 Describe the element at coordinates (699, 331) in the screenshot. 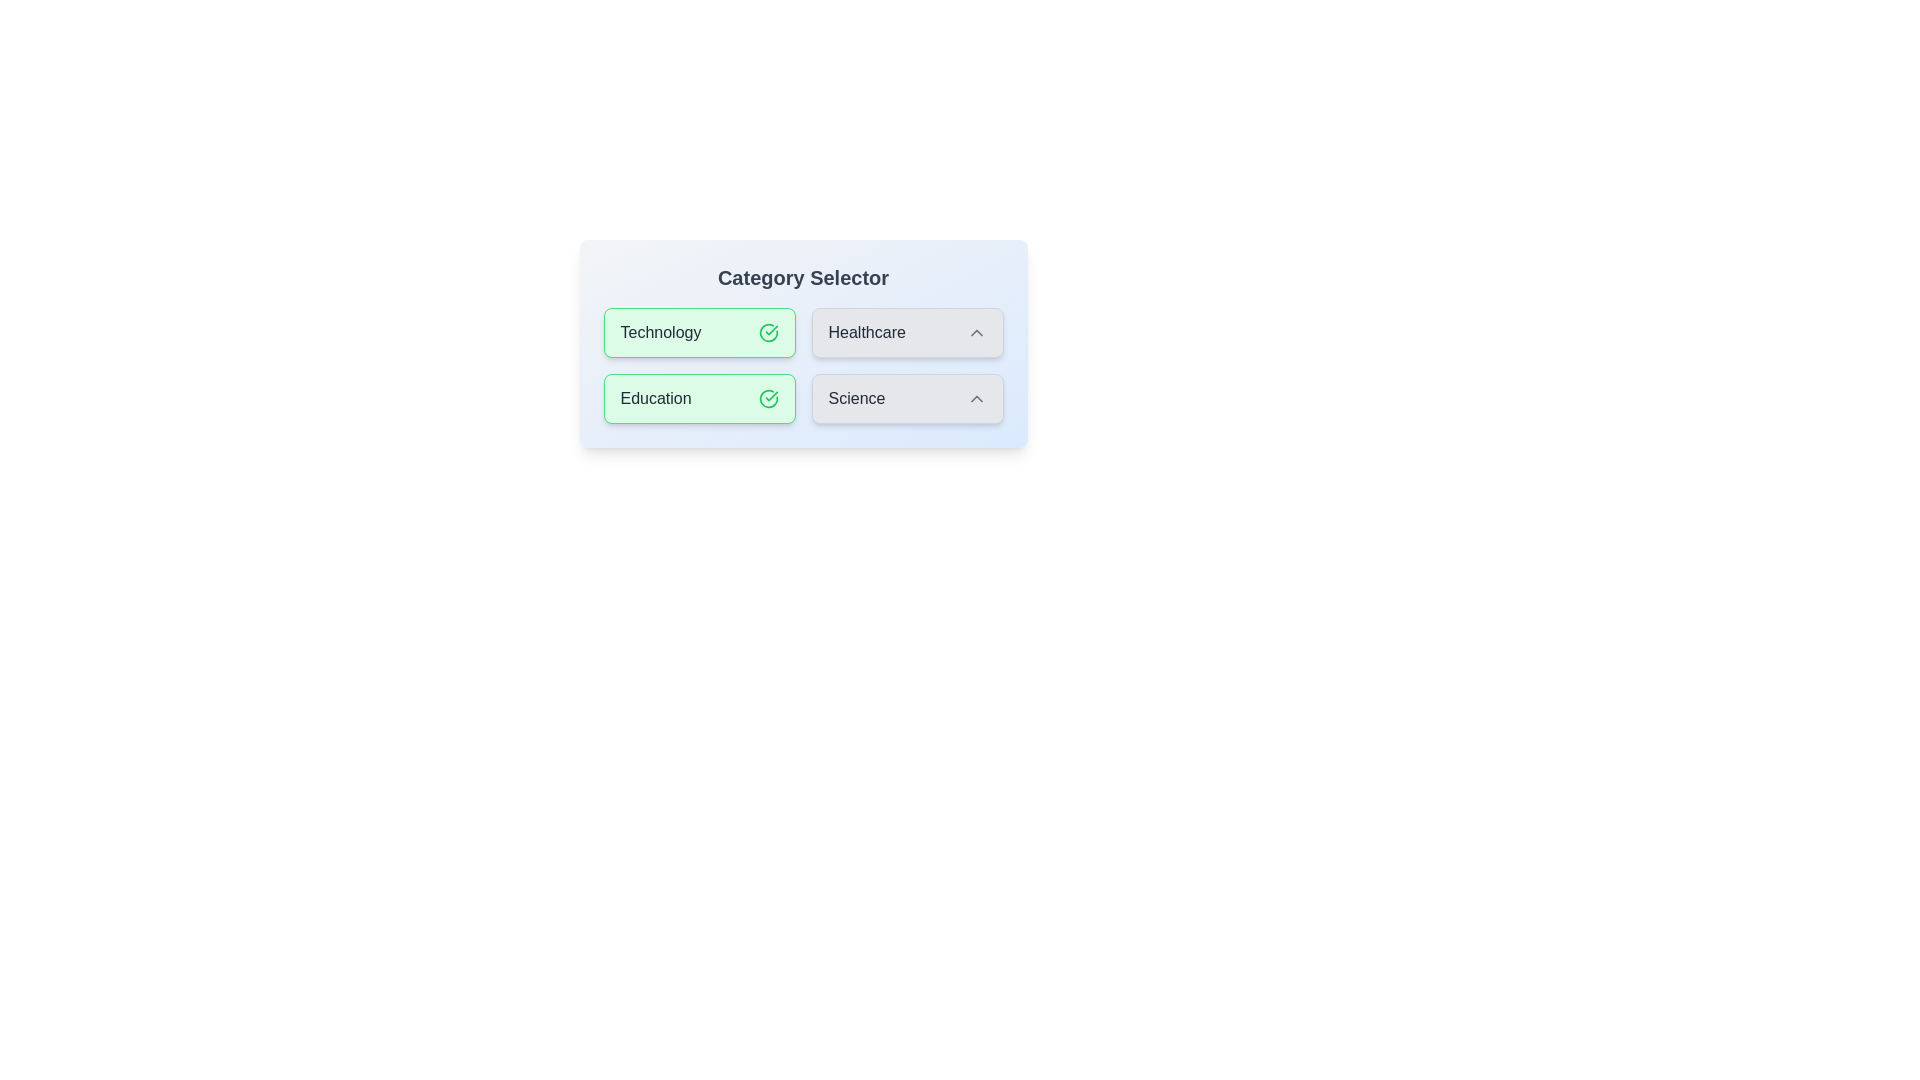

I see `the category Technology to observe the hover effect` at that location.